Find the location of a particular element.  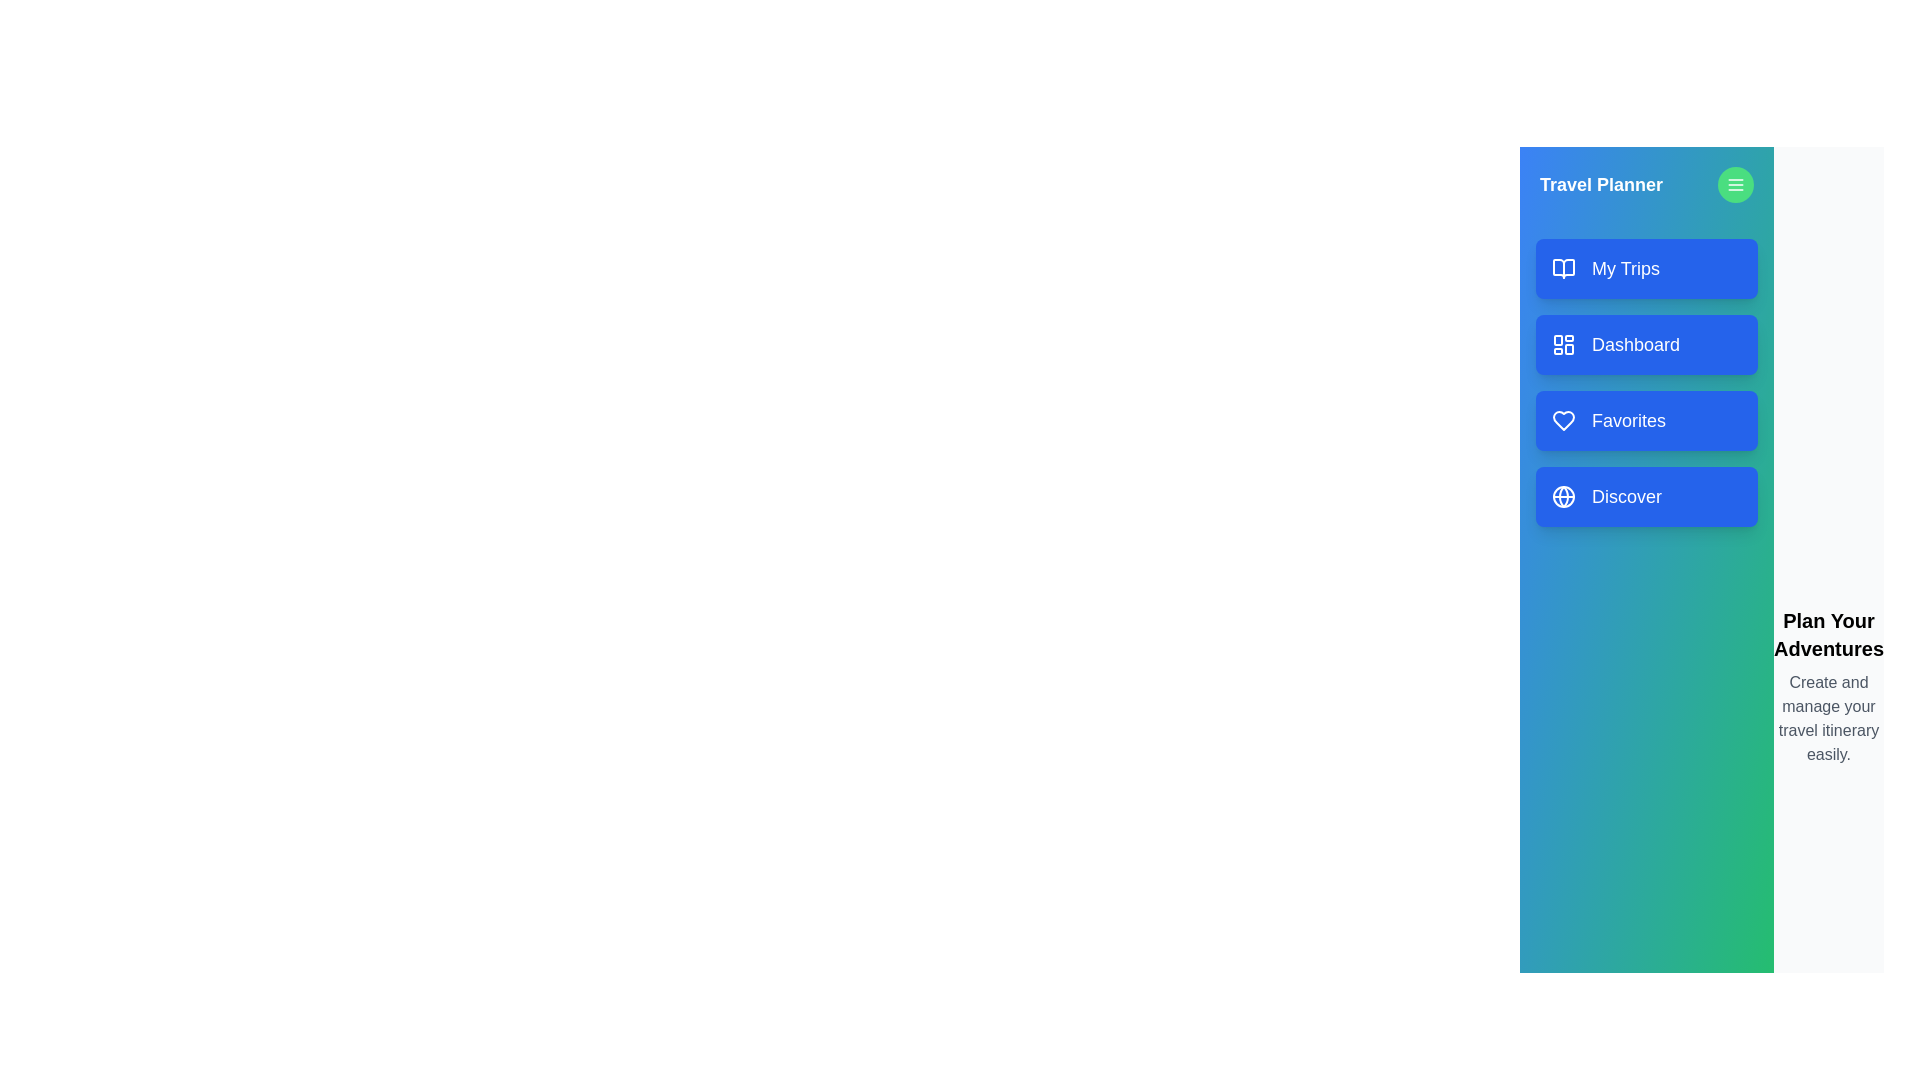

button with the menu icon in the drawer header to toggle its visibility is located at coordinates (1735, 185).